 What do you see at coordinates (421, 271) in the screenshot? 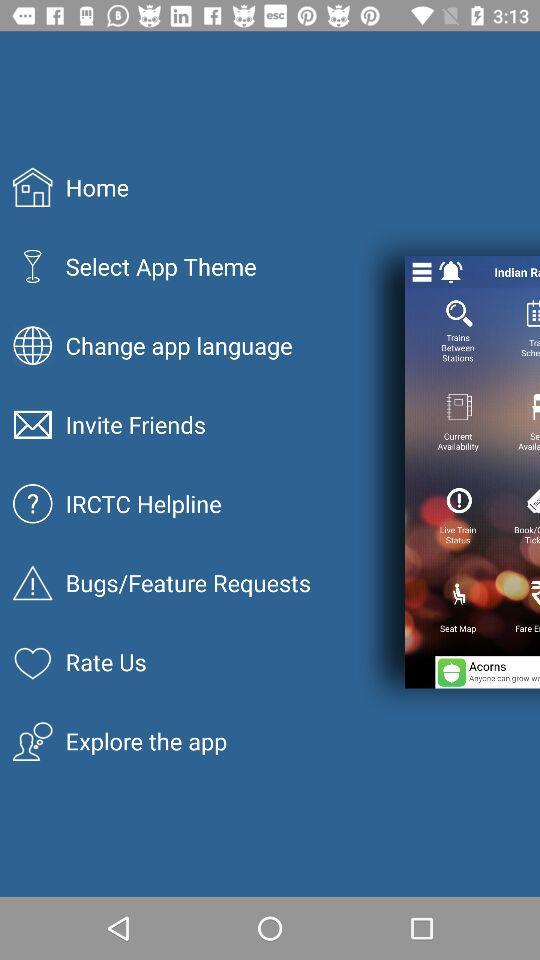
I see `close/open page options button` at bounding box center [421, 271].